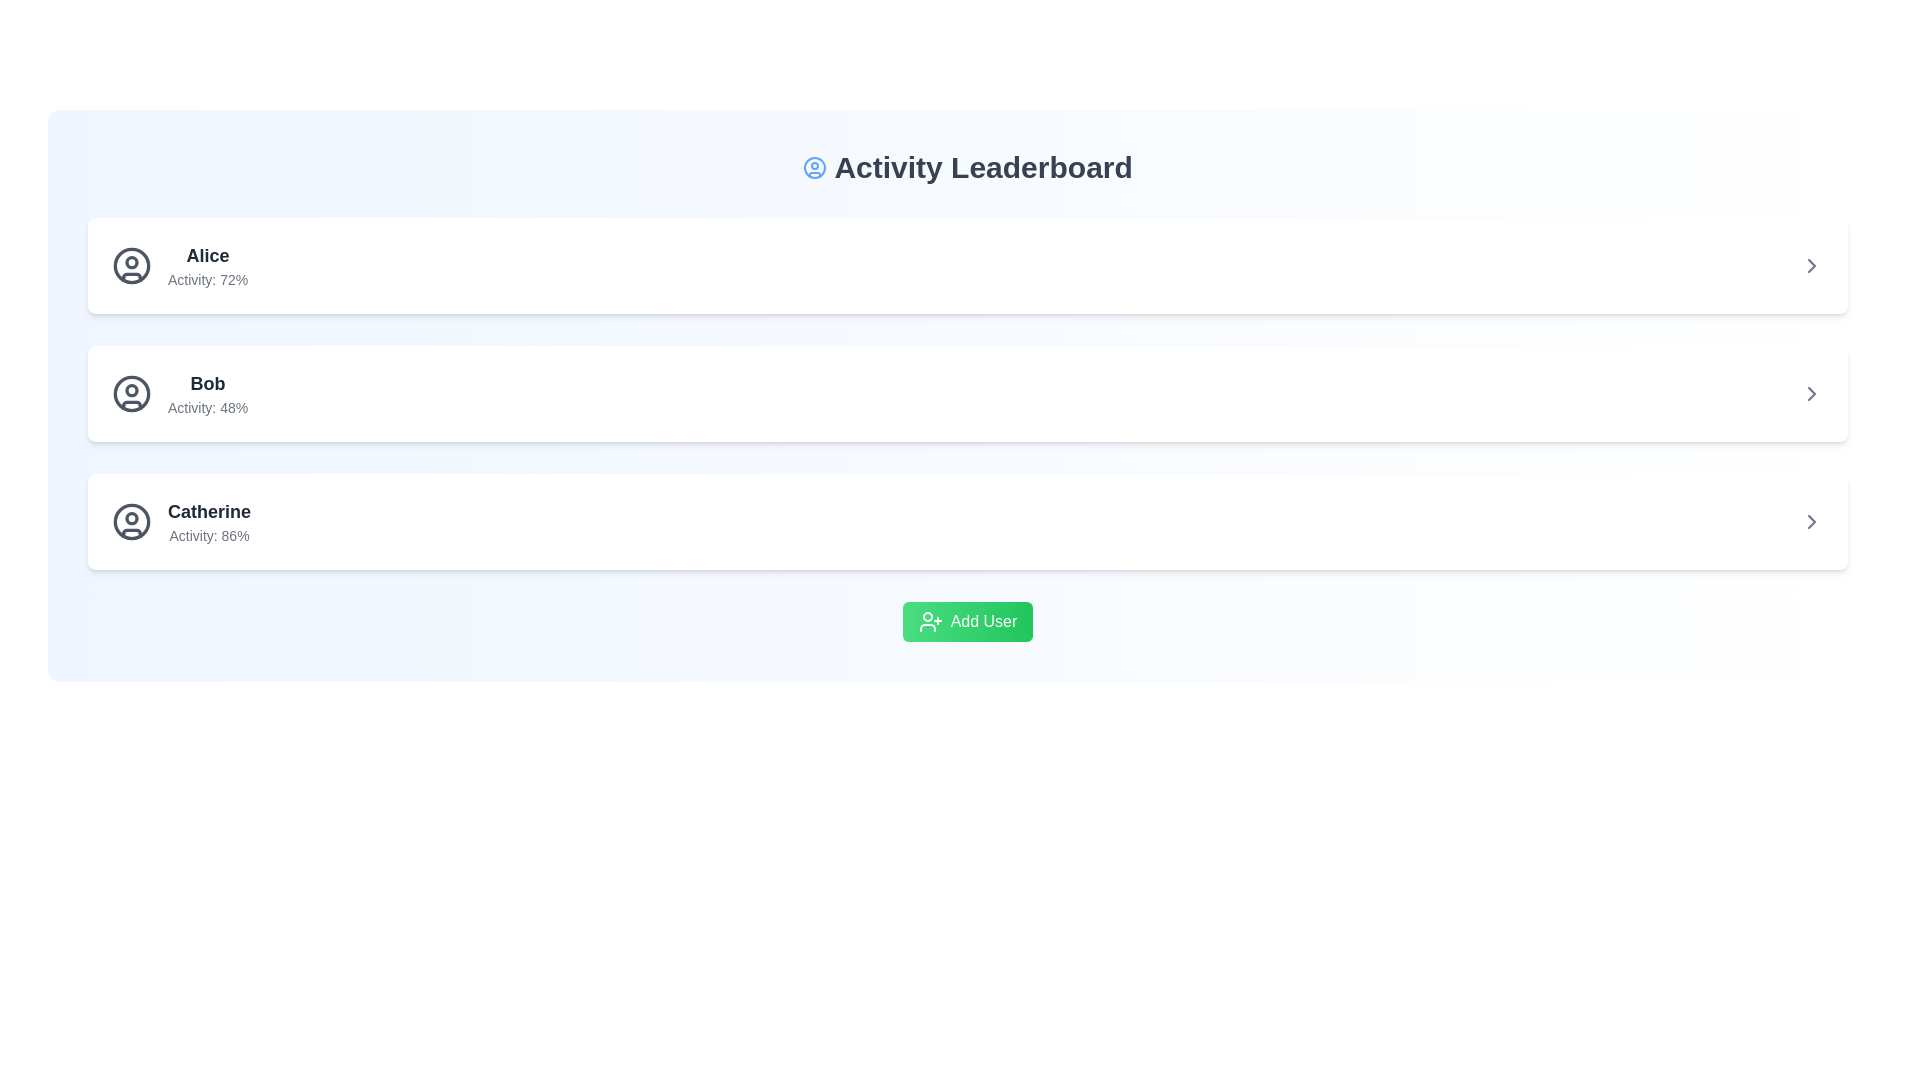  What do you see at coordinates (207, 265) in the screenshot?
I see `the Text Display element that shows the user's name and activity percentage, located at the top of the leaderboard list, above entries for 'Bob' and 'Catherine.'` at bounding box center [207, 265].